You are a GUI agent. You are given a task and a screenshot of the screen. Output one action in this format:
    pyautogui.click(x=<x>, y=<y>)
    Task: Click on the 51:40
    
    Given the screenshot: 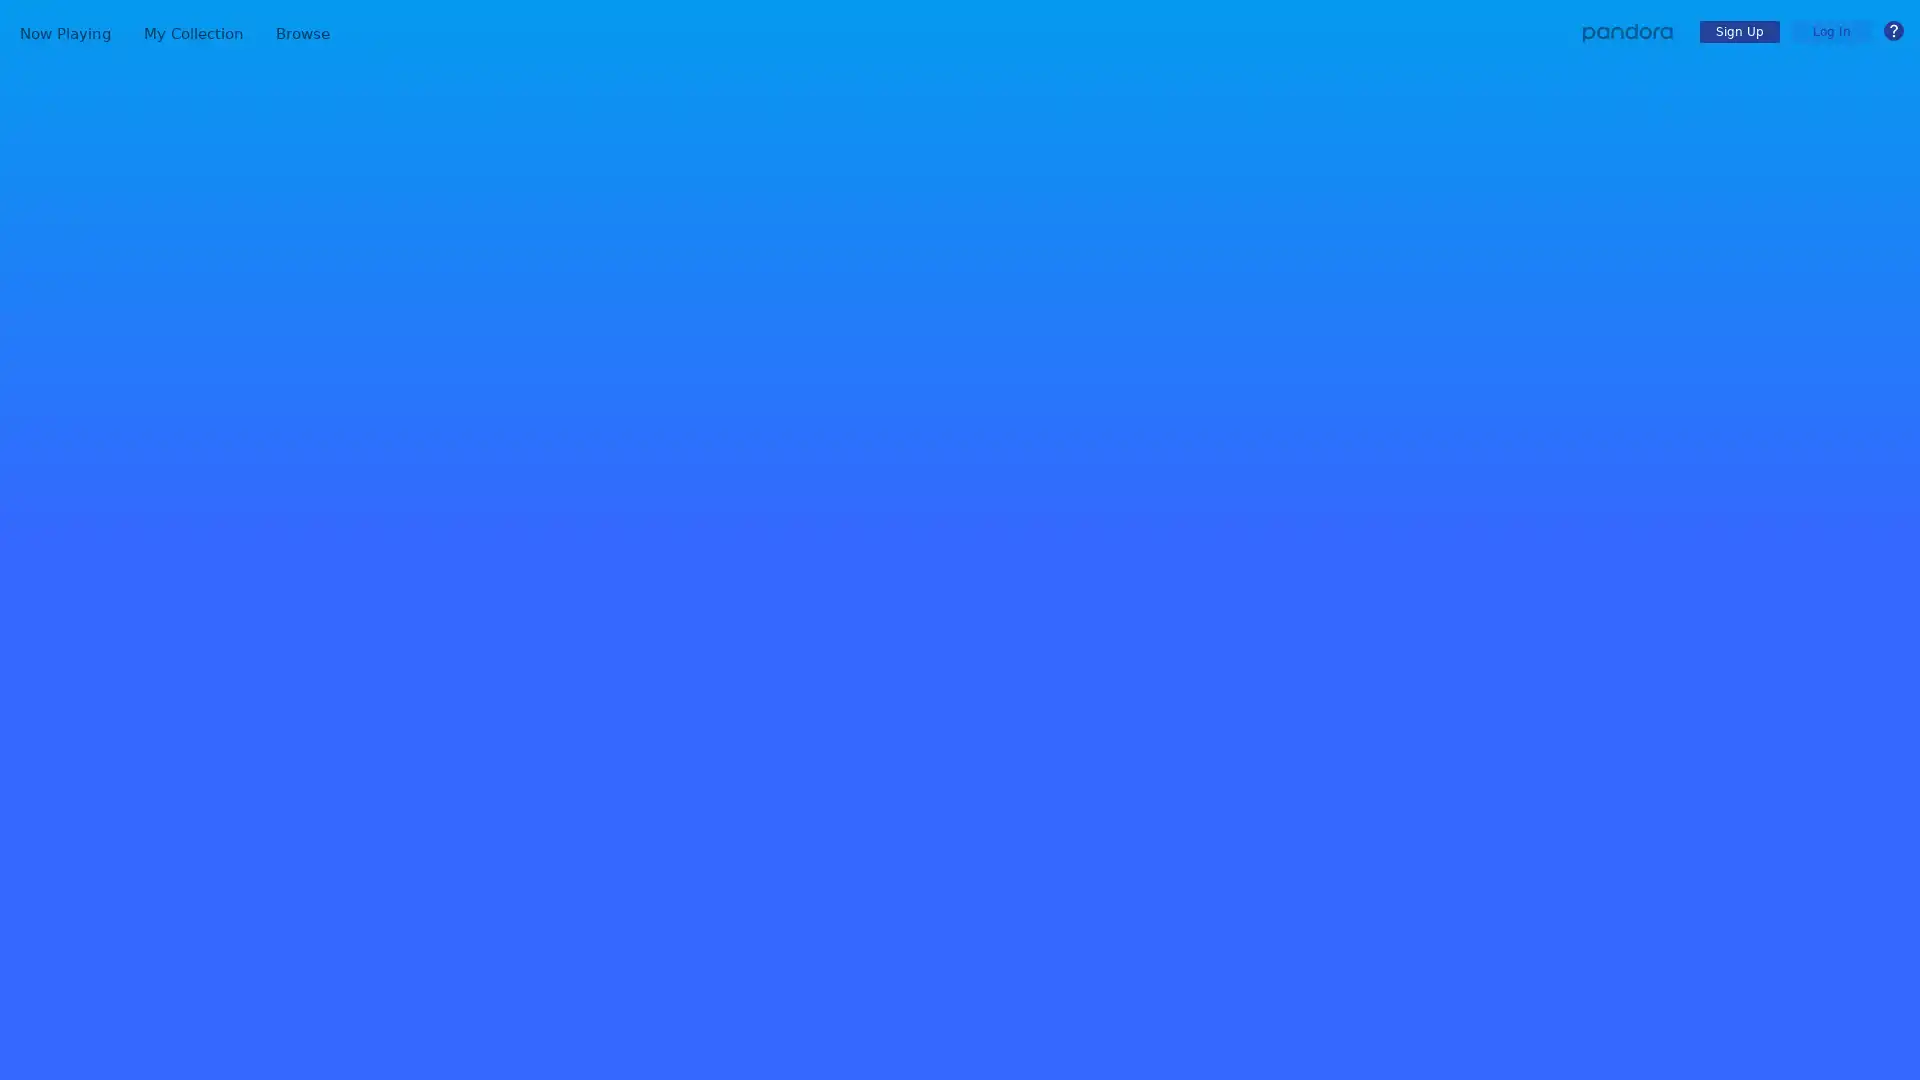 What is the action you would take?
    pyautogui.click(x=1656, y=936)
    